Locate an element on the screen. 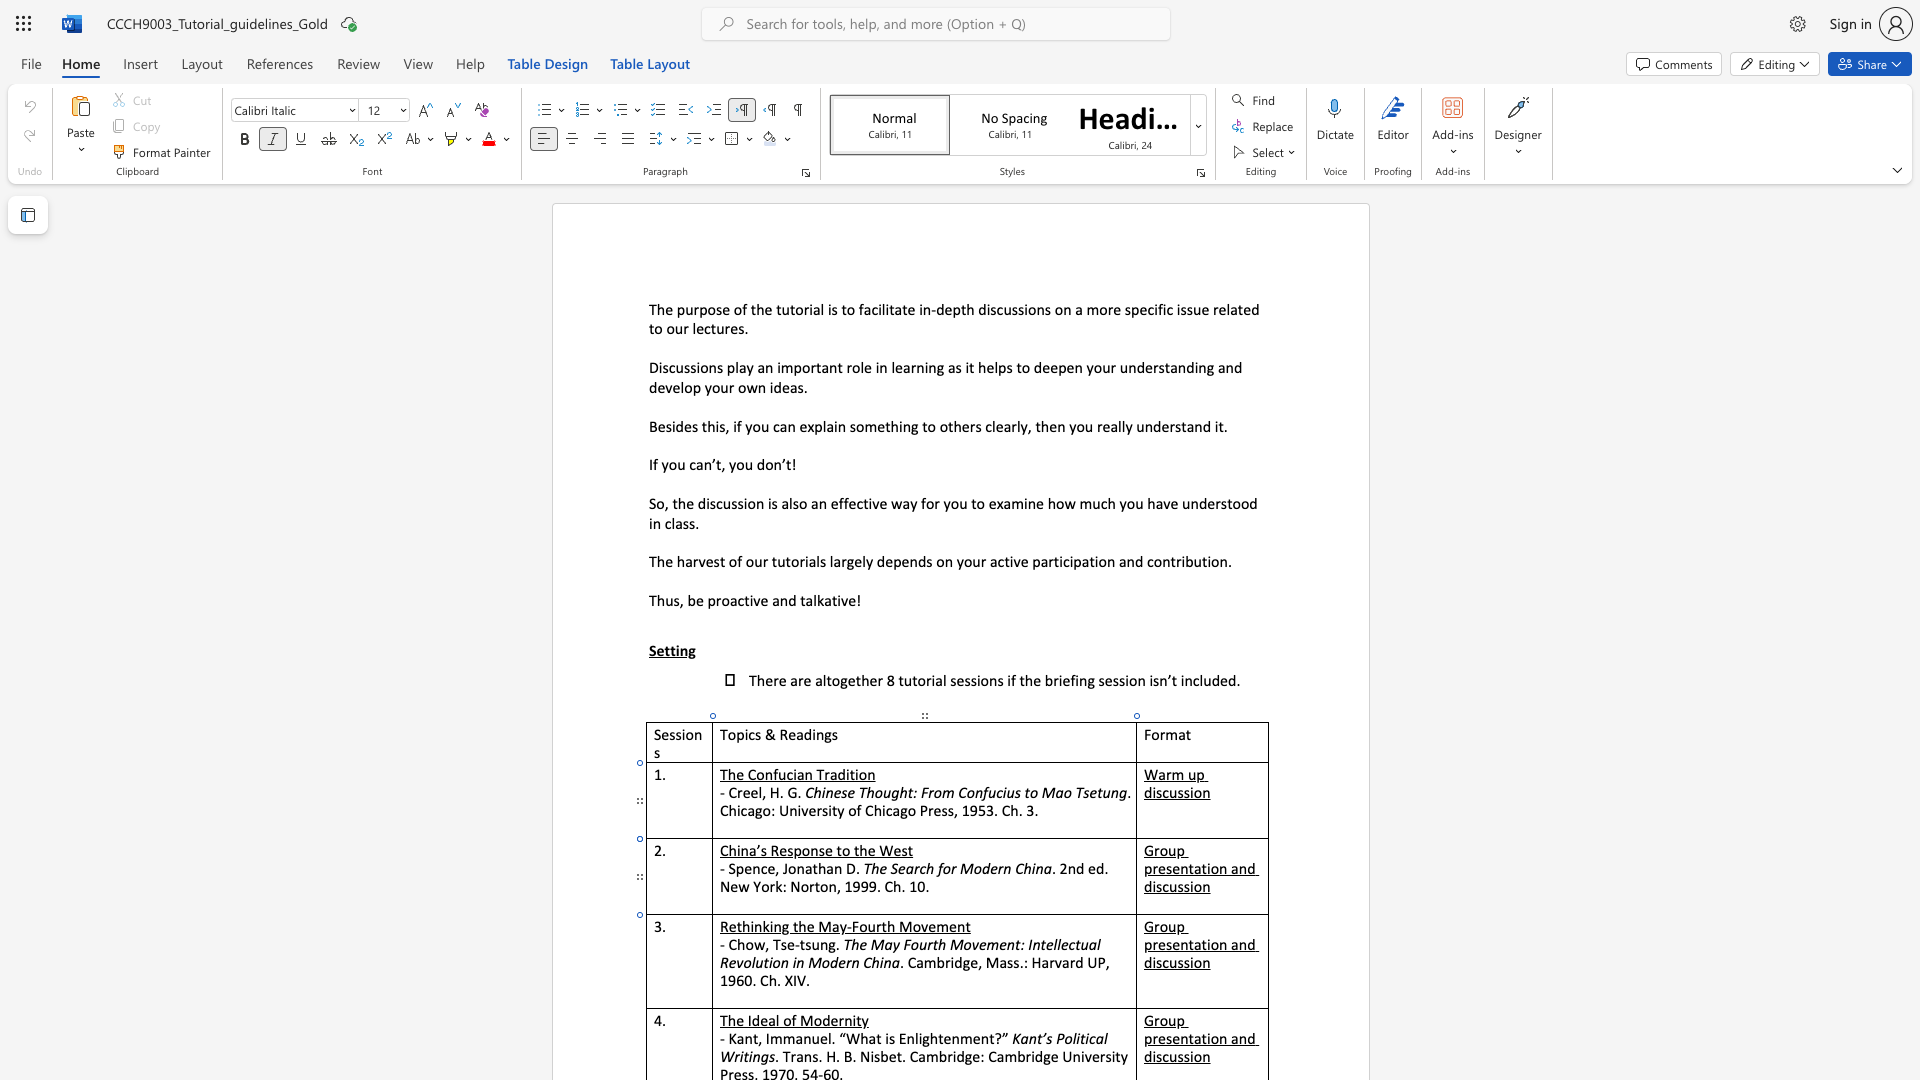 The height and width of the screenshot is (1080, 1920). the space between the continuous character "m" and "e" in the text is located at coordinates (946, 926).